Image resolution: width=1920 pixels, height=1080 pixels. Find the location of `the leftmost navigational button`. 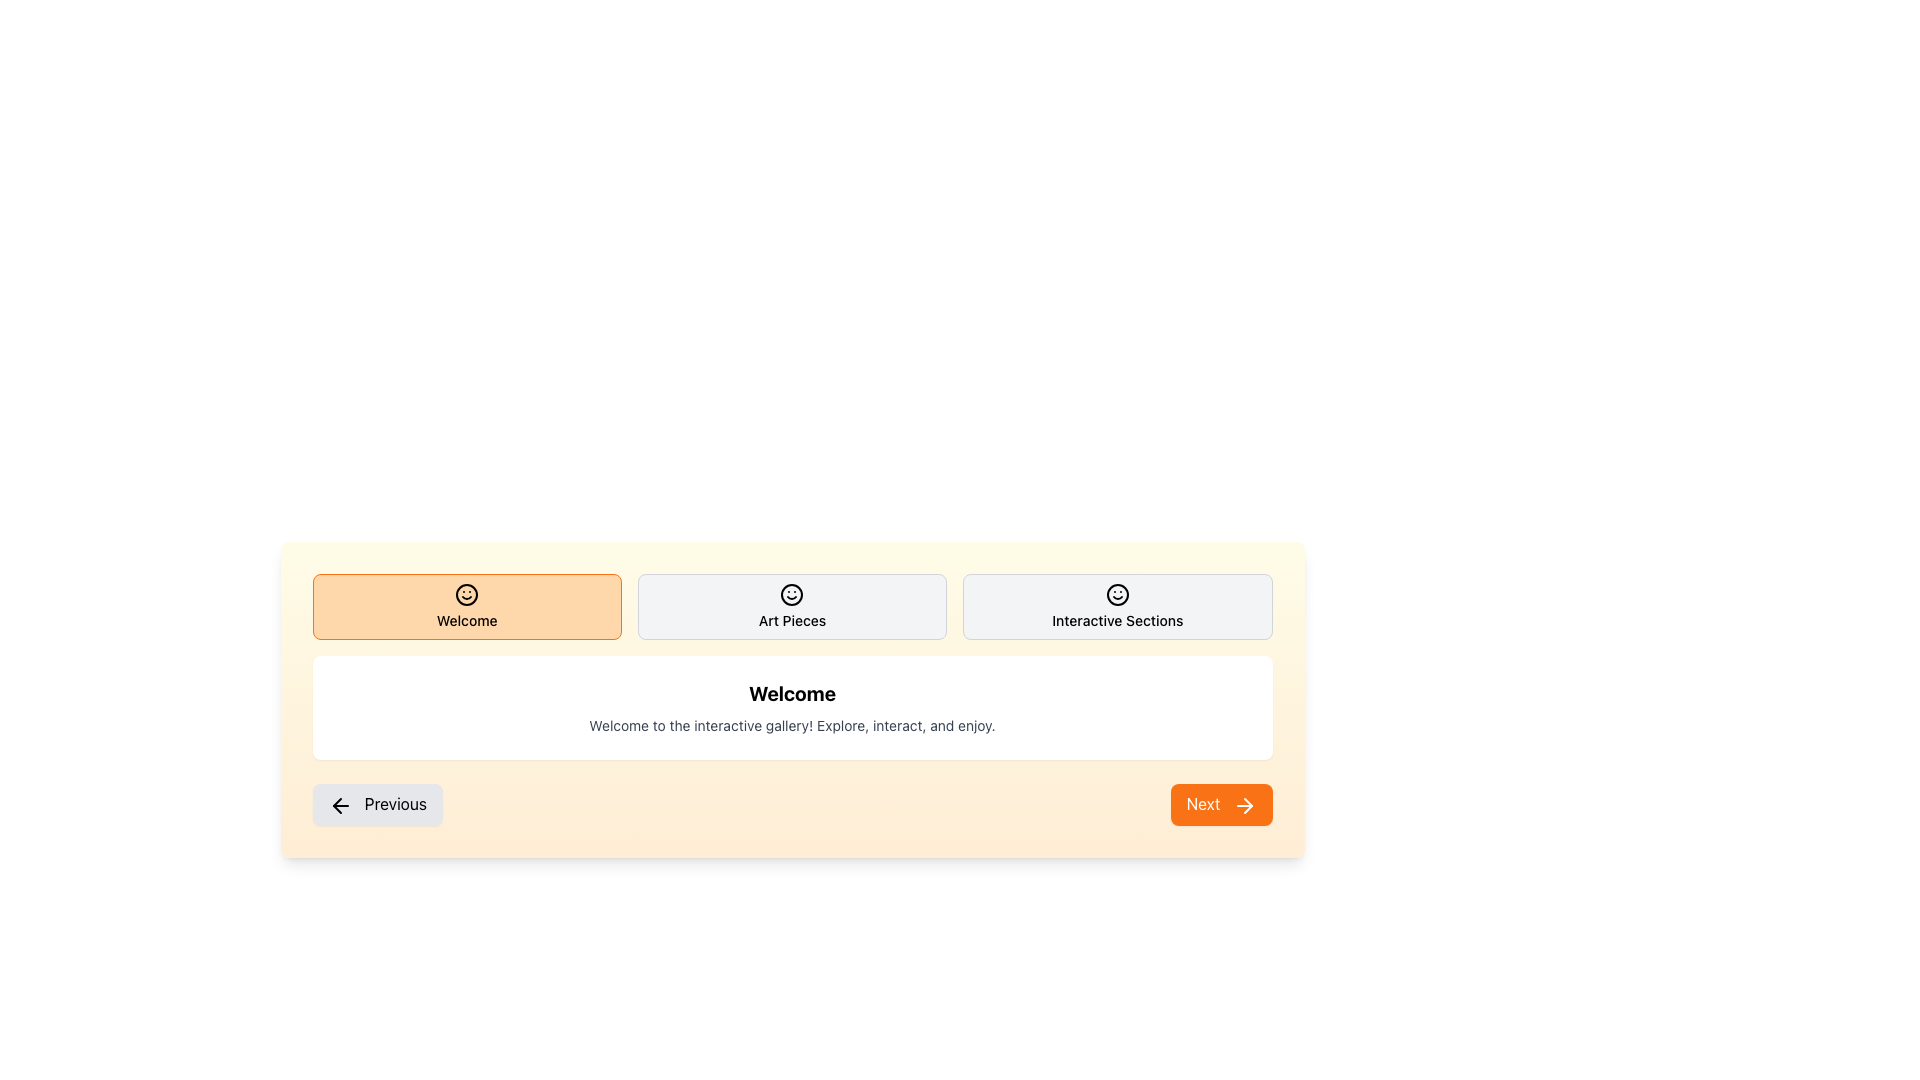

the leftmost navigational button is located at coordinates (466, 605).